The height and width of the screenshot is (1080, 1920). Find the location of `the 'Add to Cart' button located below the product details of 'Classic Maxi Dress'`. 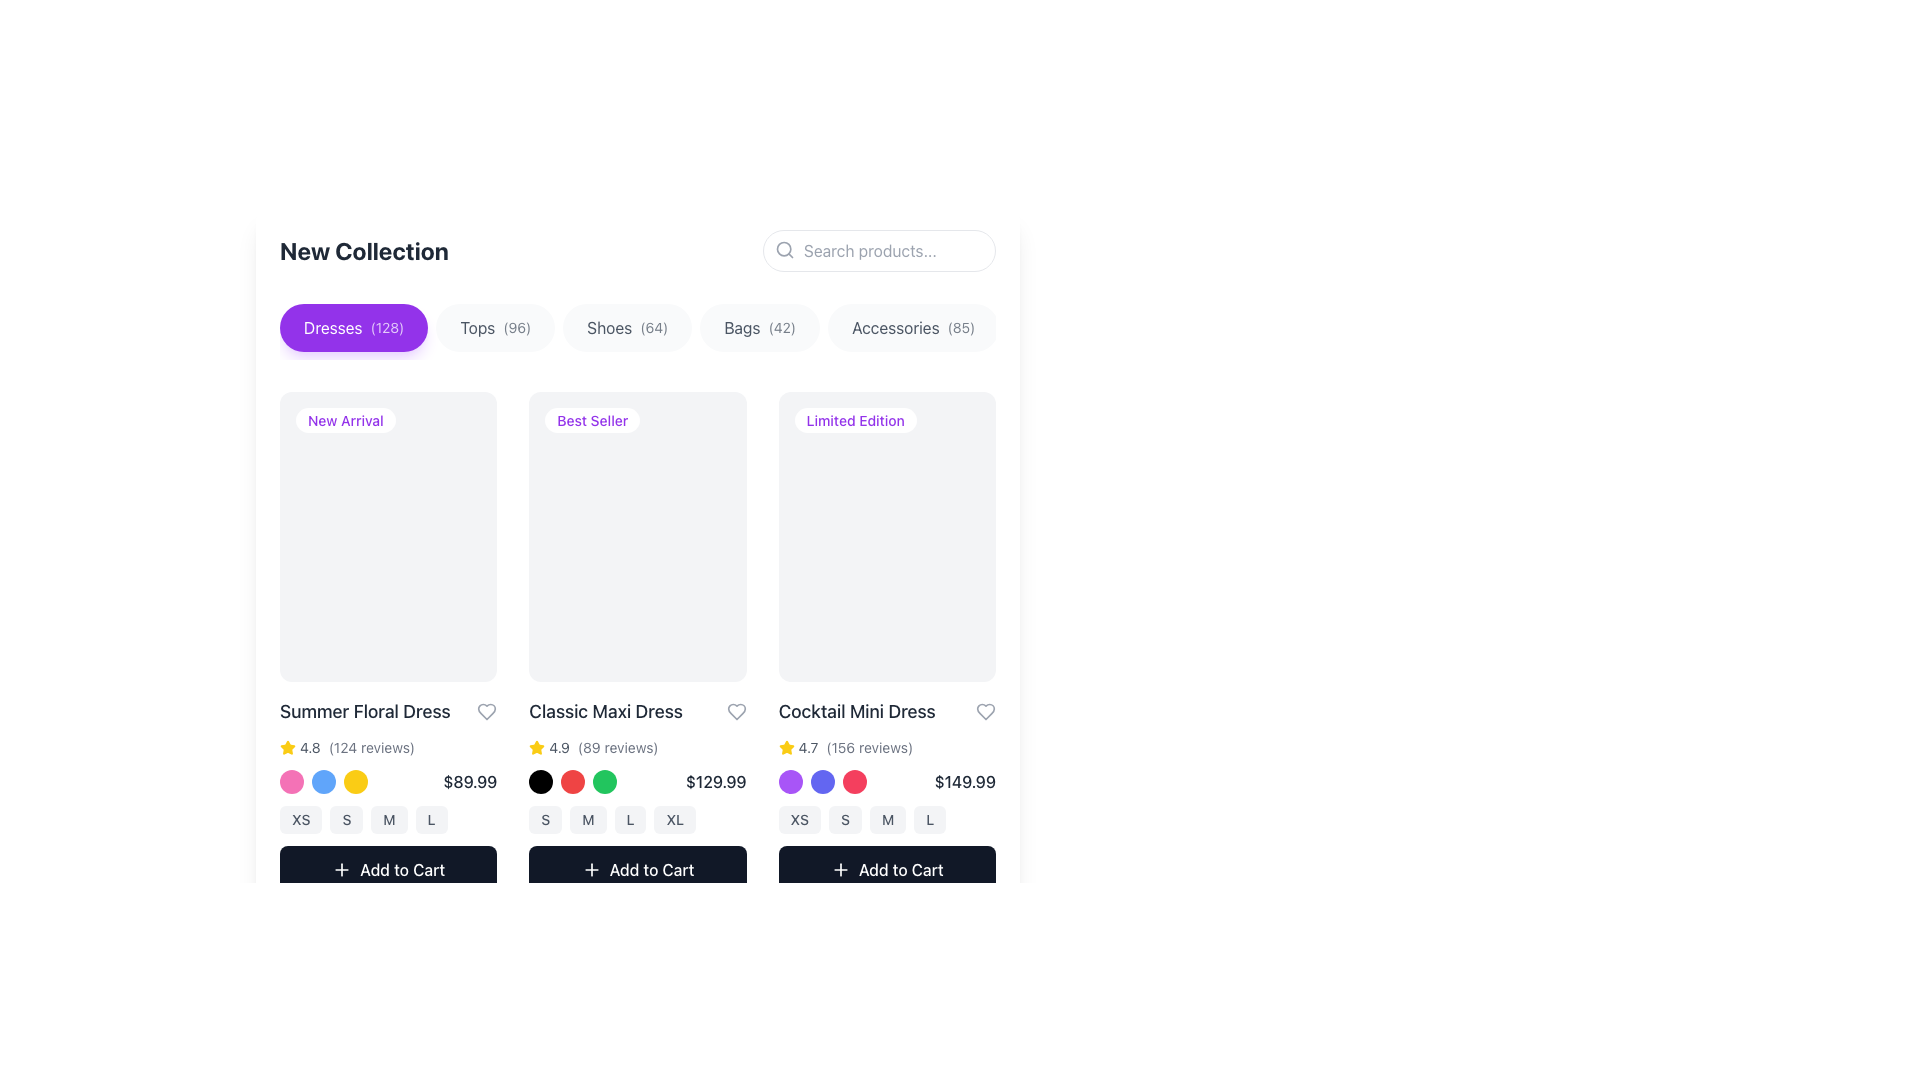

the 'Add to Cart' button located below the product details of 'Classic Maxi Dress' is located at coordinates (652, 868).